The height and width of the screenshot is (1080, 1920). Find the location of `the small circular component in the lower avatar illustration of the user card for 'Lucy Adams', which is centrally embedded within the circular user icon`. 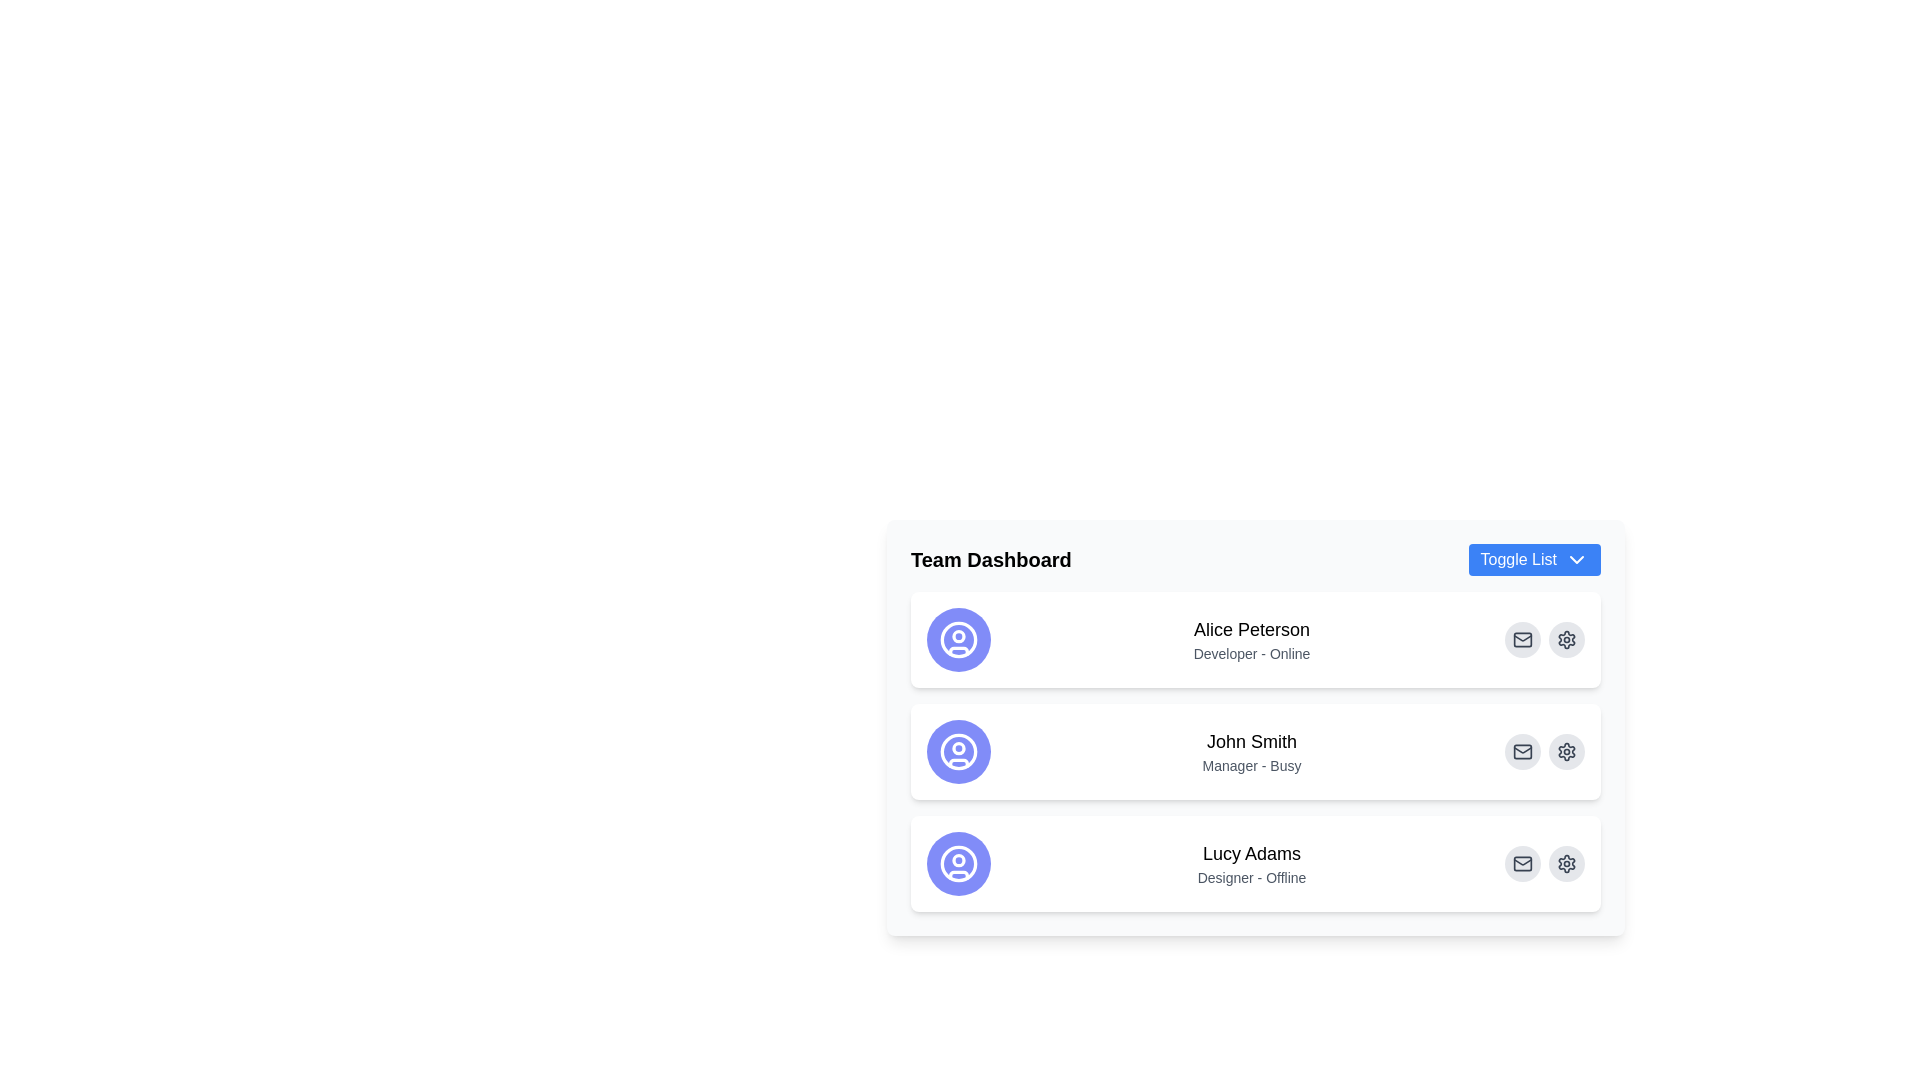

the small circular component in the lower avatar illustration of the user card for 'Lucy Adams', which is centrally embedded within the circular user icon is located at coordinates (958, 859).